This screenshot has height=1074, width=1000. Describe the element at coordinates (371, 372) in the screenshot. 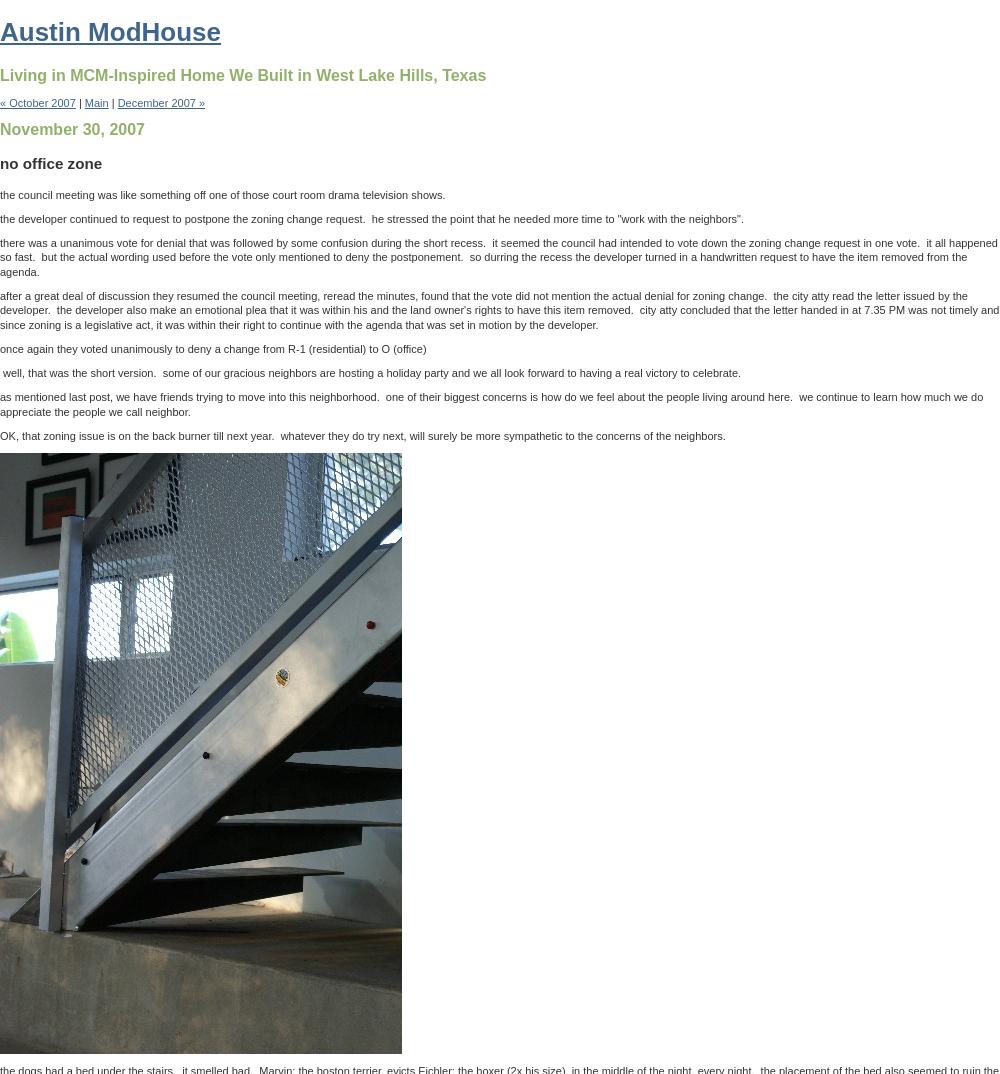

I see `'well, that was the short version.  some of our gracious neighbors are hosting a holiday party and we all look forward to having a real victory to celebrate.'` at that location.